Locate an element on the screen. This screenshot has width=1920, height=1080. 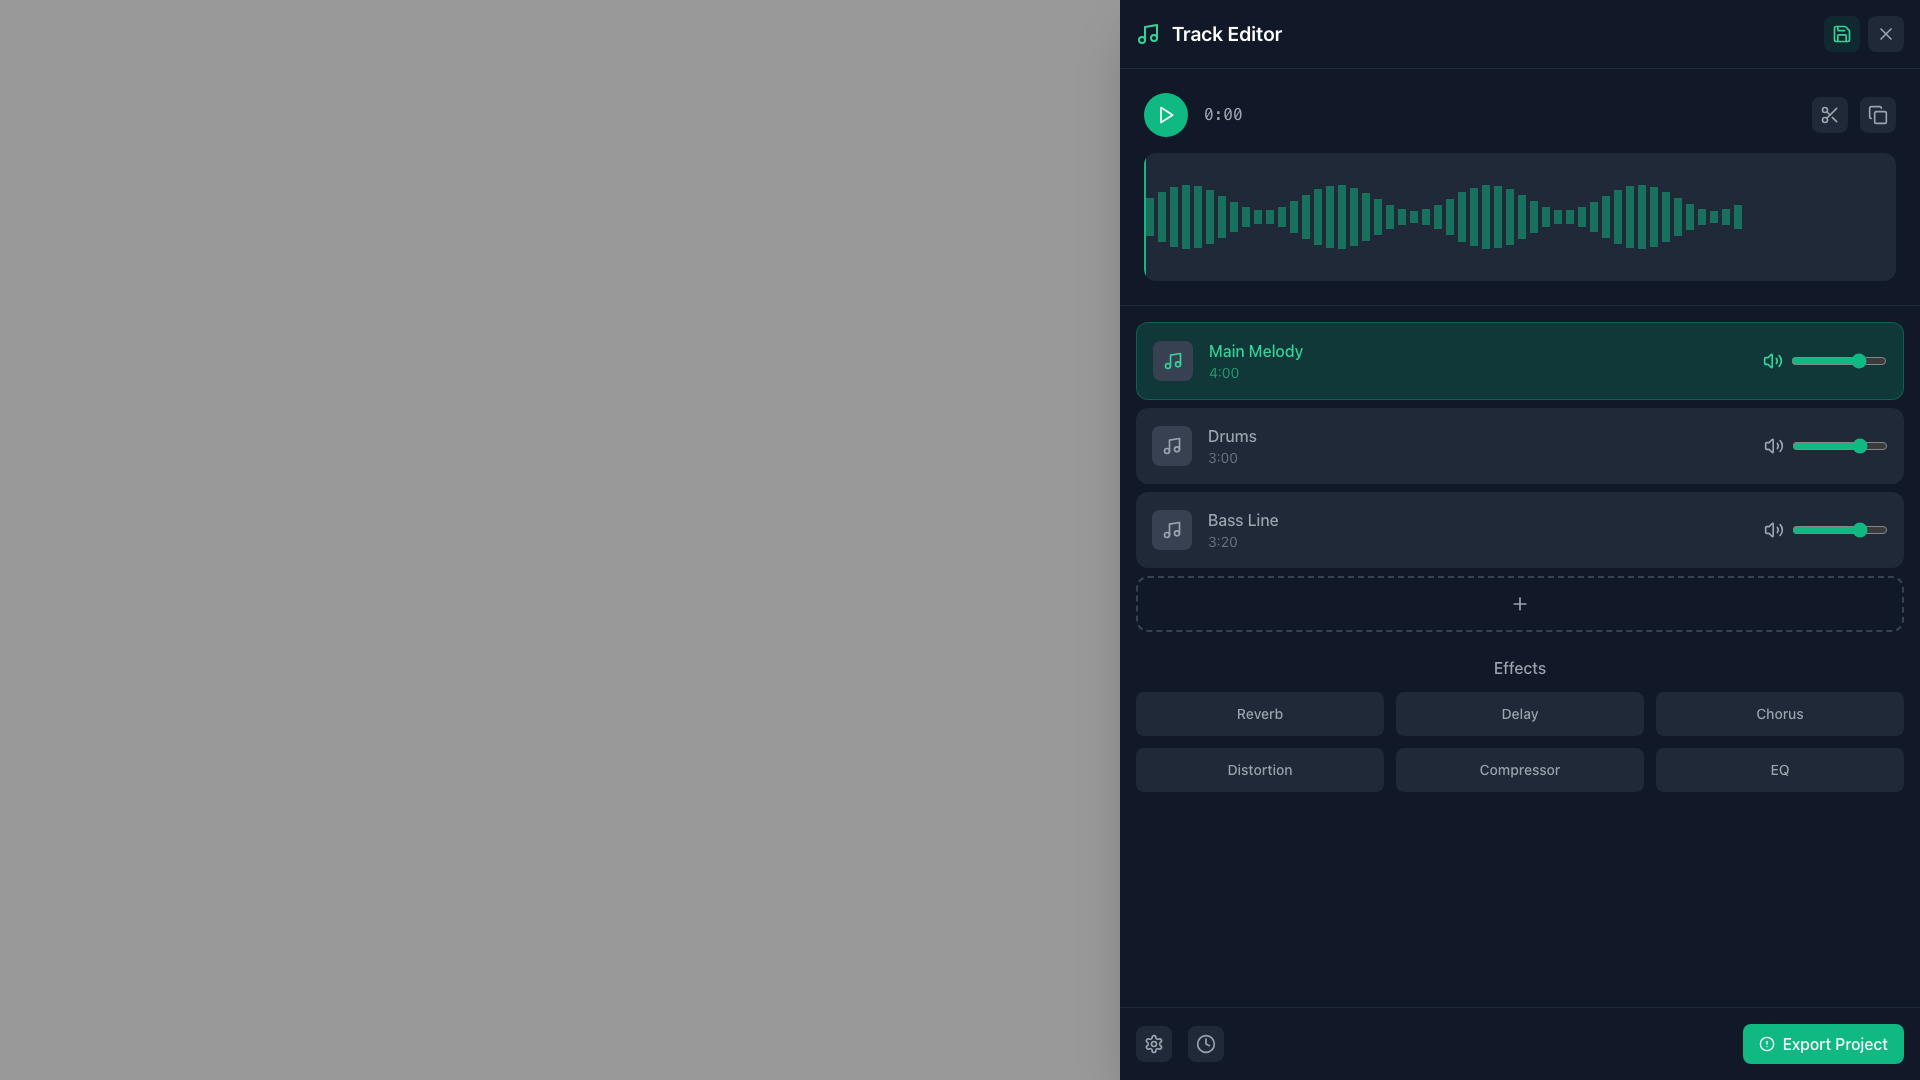
the SVG Graphic Icon located at the start of the 'Export Project' button is located at coordinates (1766, 1043).